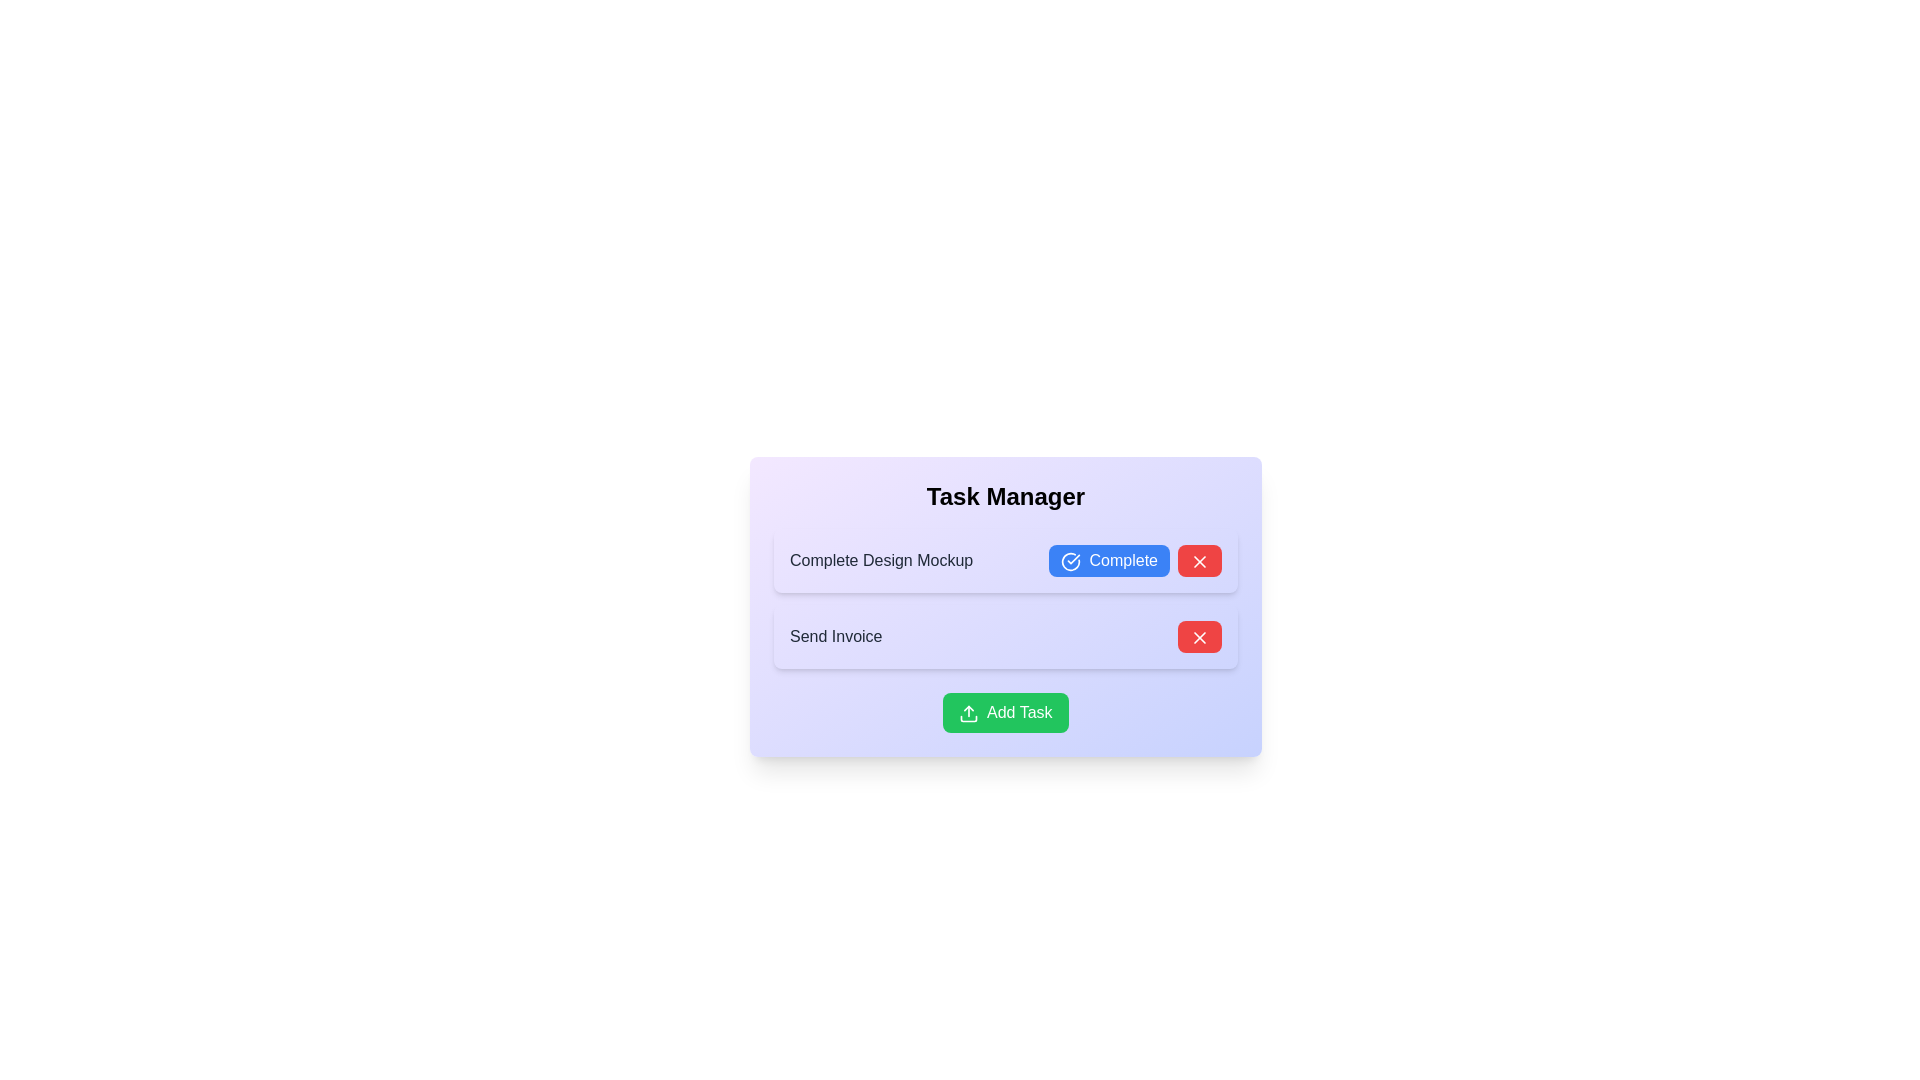  Describe the element at coordinates (1006, 605) in the screenshot. I see `the task management controls section within the Task Manager card, located centrally below the Complete Design Mockup row` at that location.